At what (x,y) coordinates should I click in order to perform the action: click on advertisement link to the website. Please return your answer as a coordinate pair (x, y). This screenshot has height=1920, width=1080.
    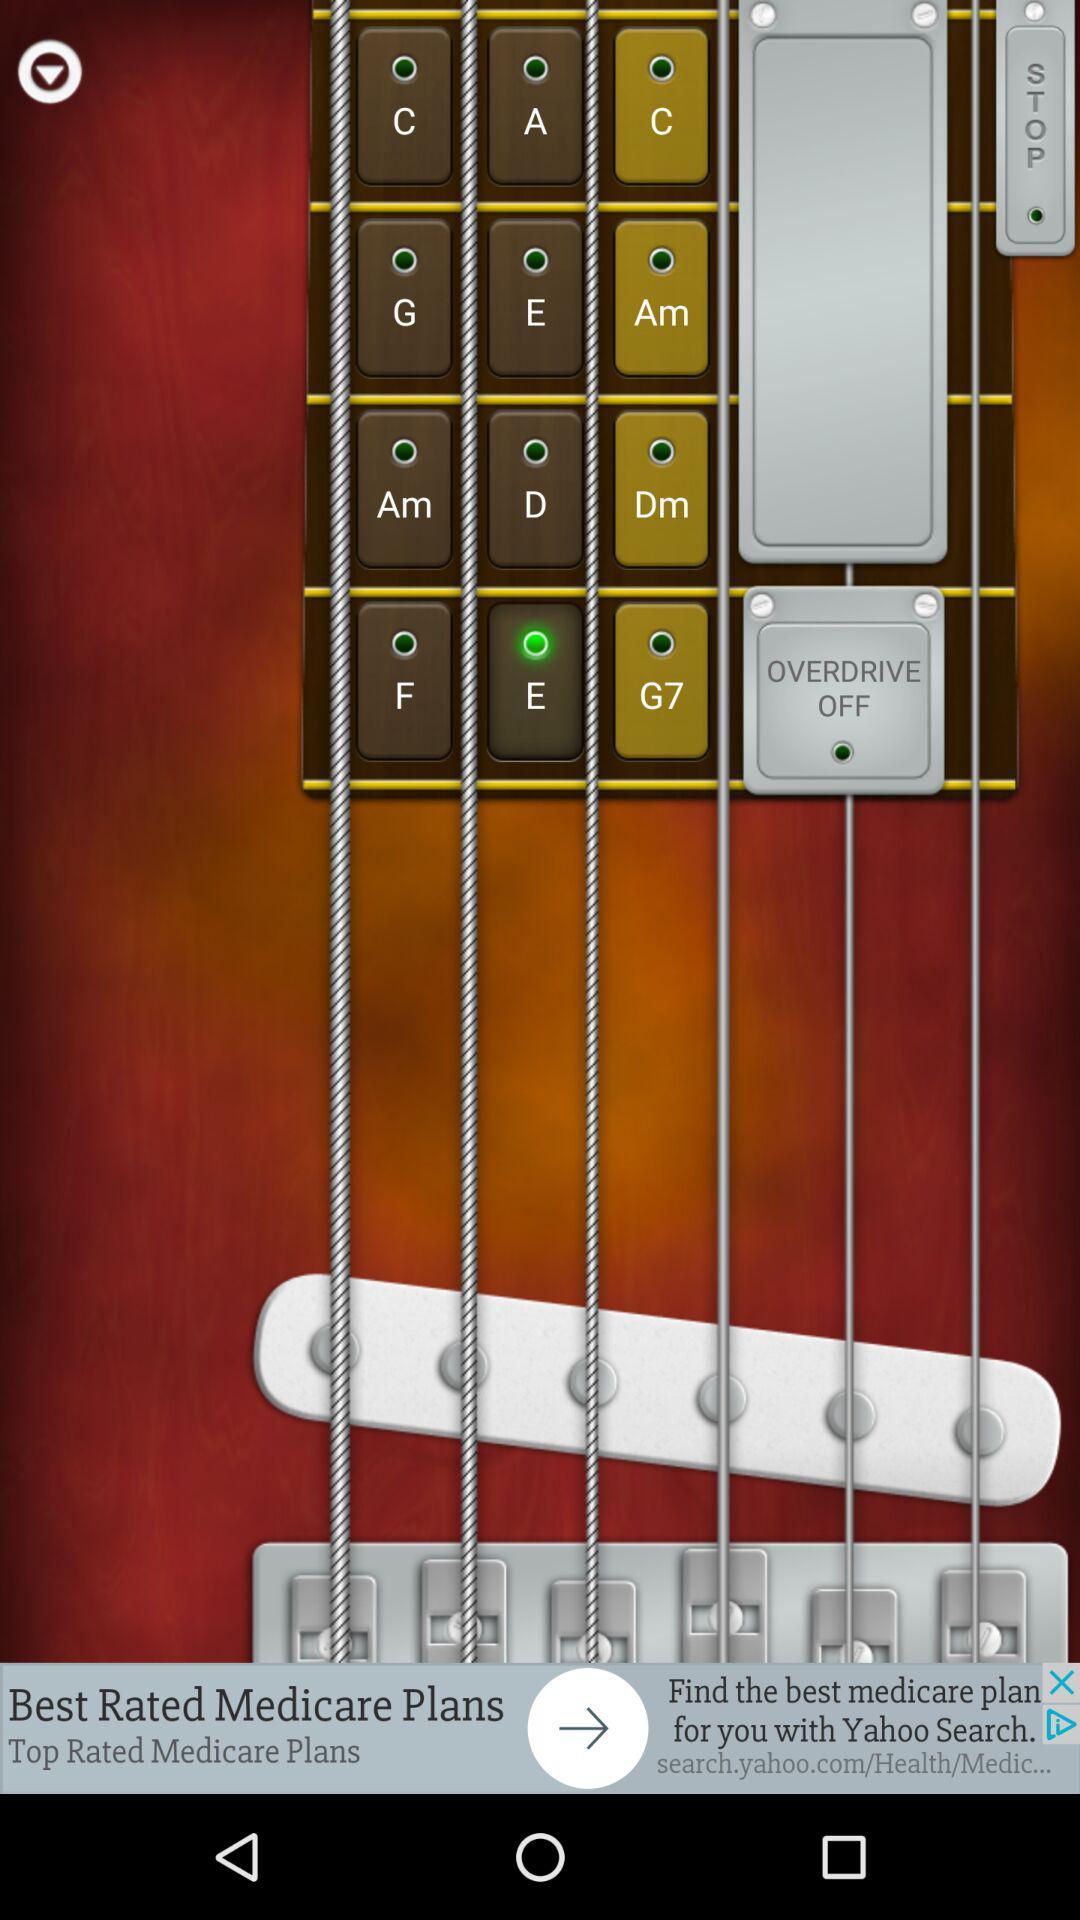
    Looking at the image, I should click on (540, 1727).